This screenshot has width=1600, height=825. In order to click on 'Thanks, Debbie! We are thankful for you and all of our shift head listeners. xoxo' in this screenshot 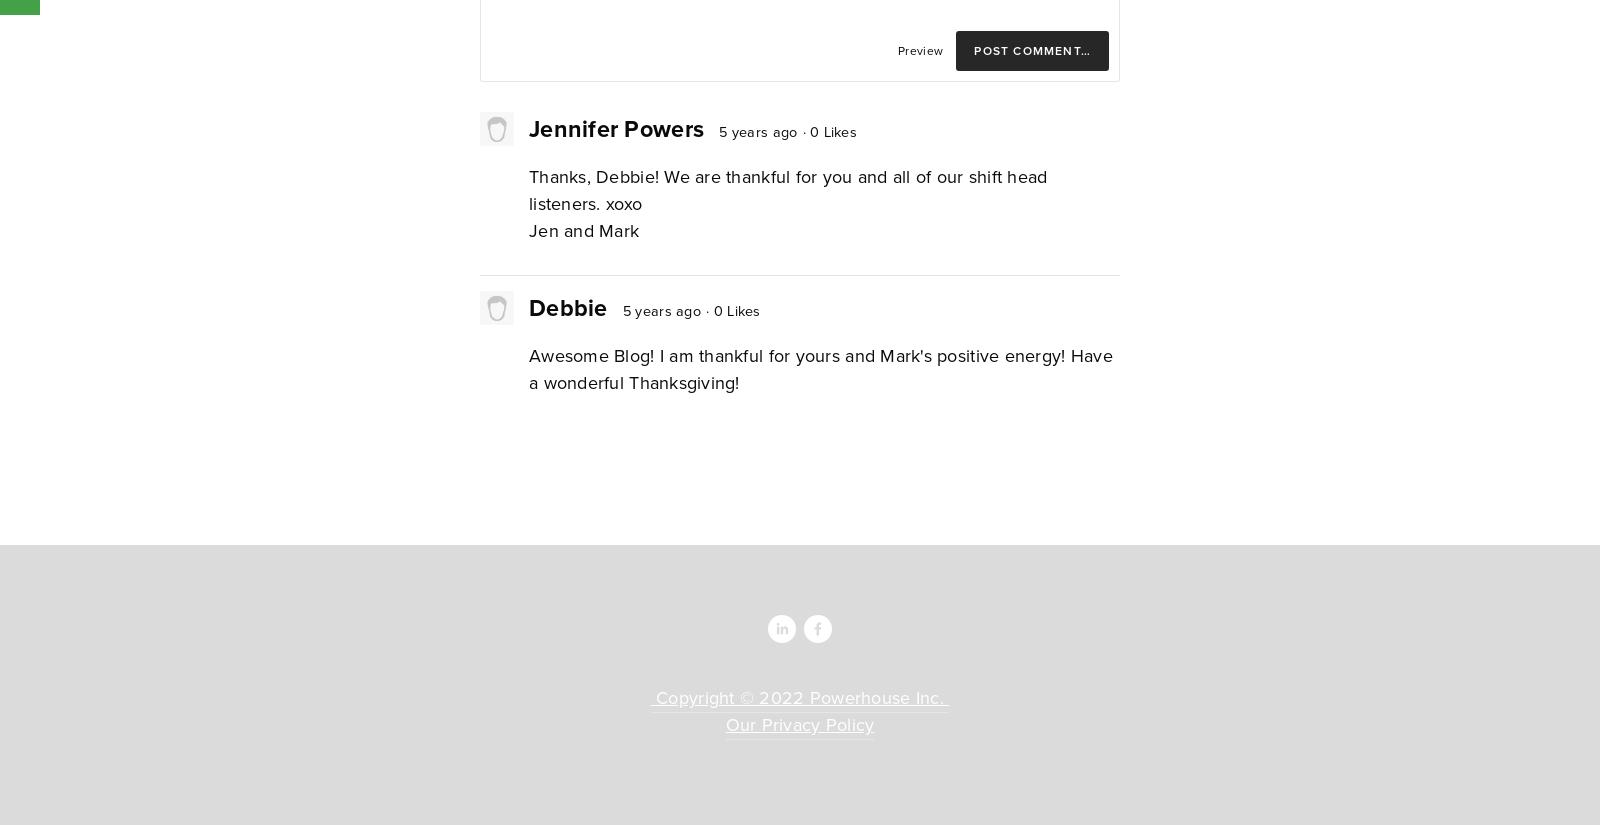, I will do `click(527, 189)`.